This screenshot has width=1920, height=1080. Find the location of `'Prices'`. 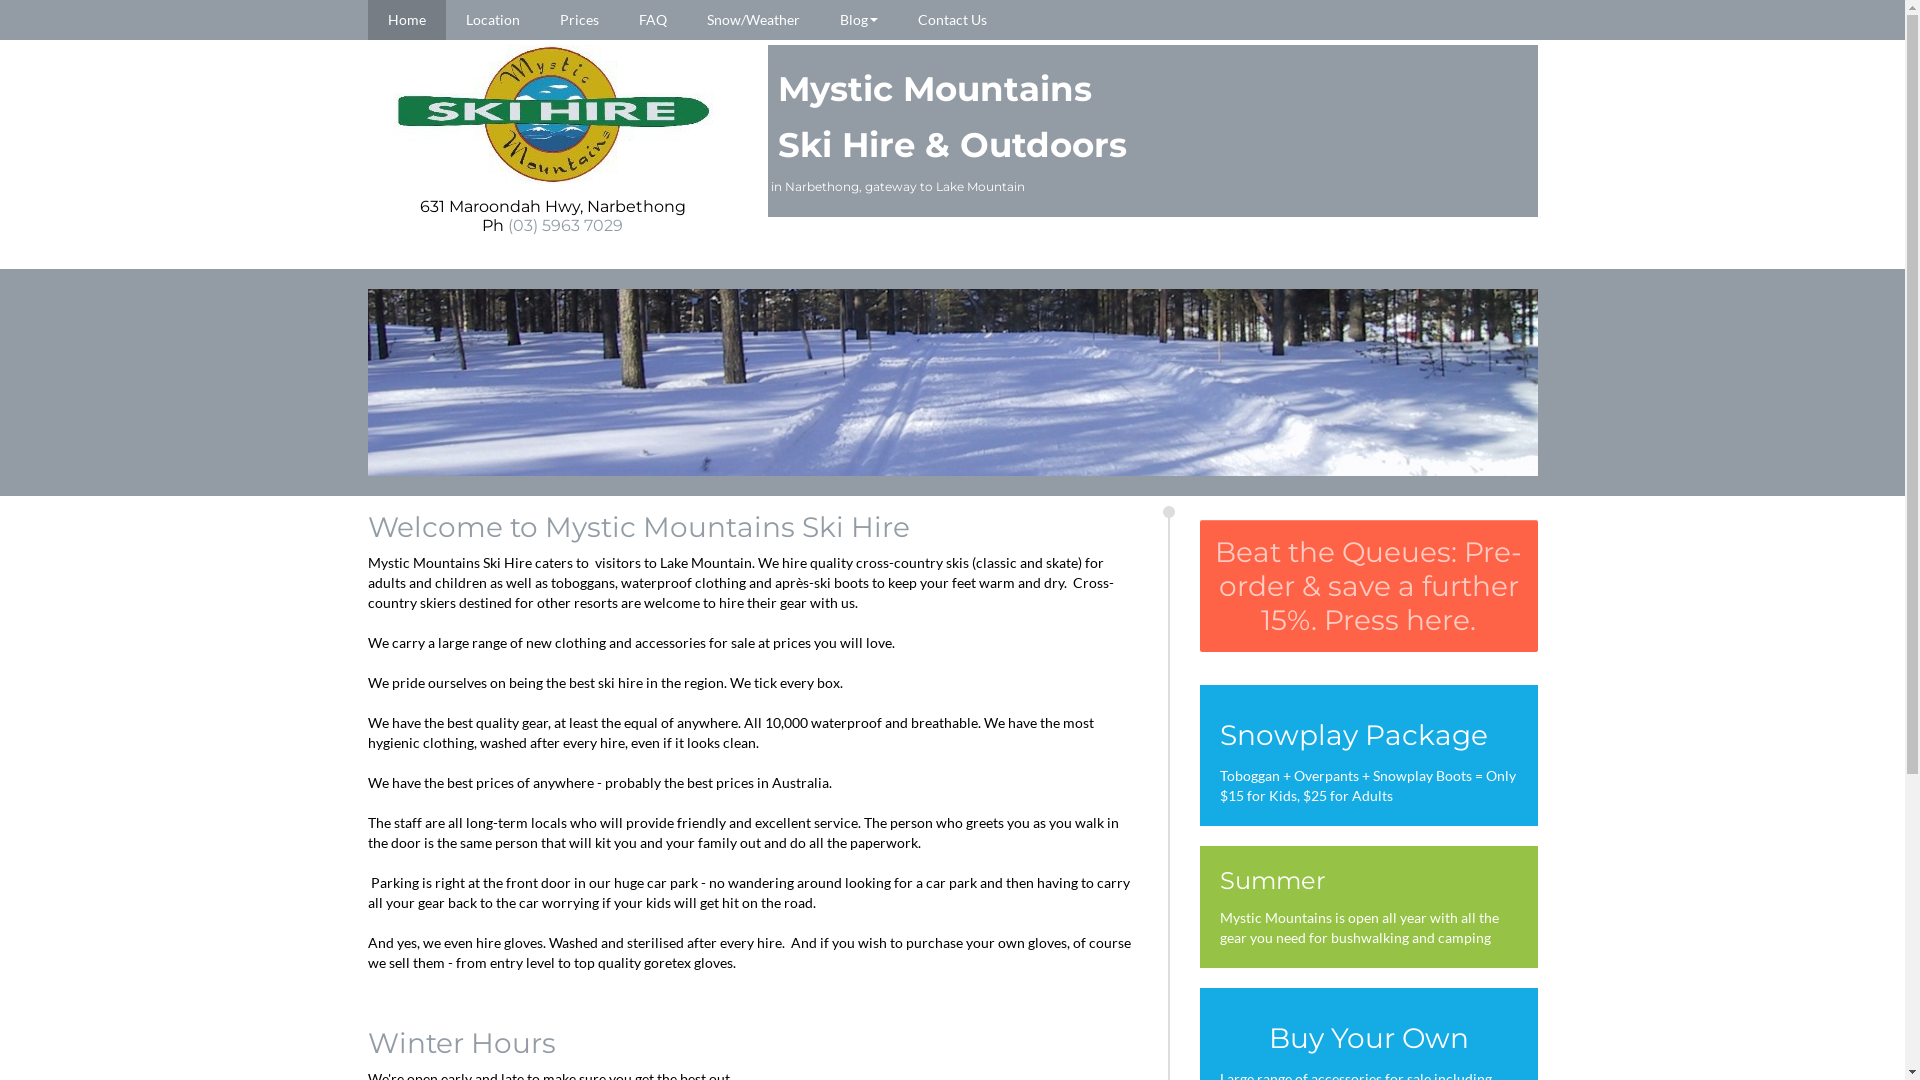

'Prices' is located at coordinates (578, 19).